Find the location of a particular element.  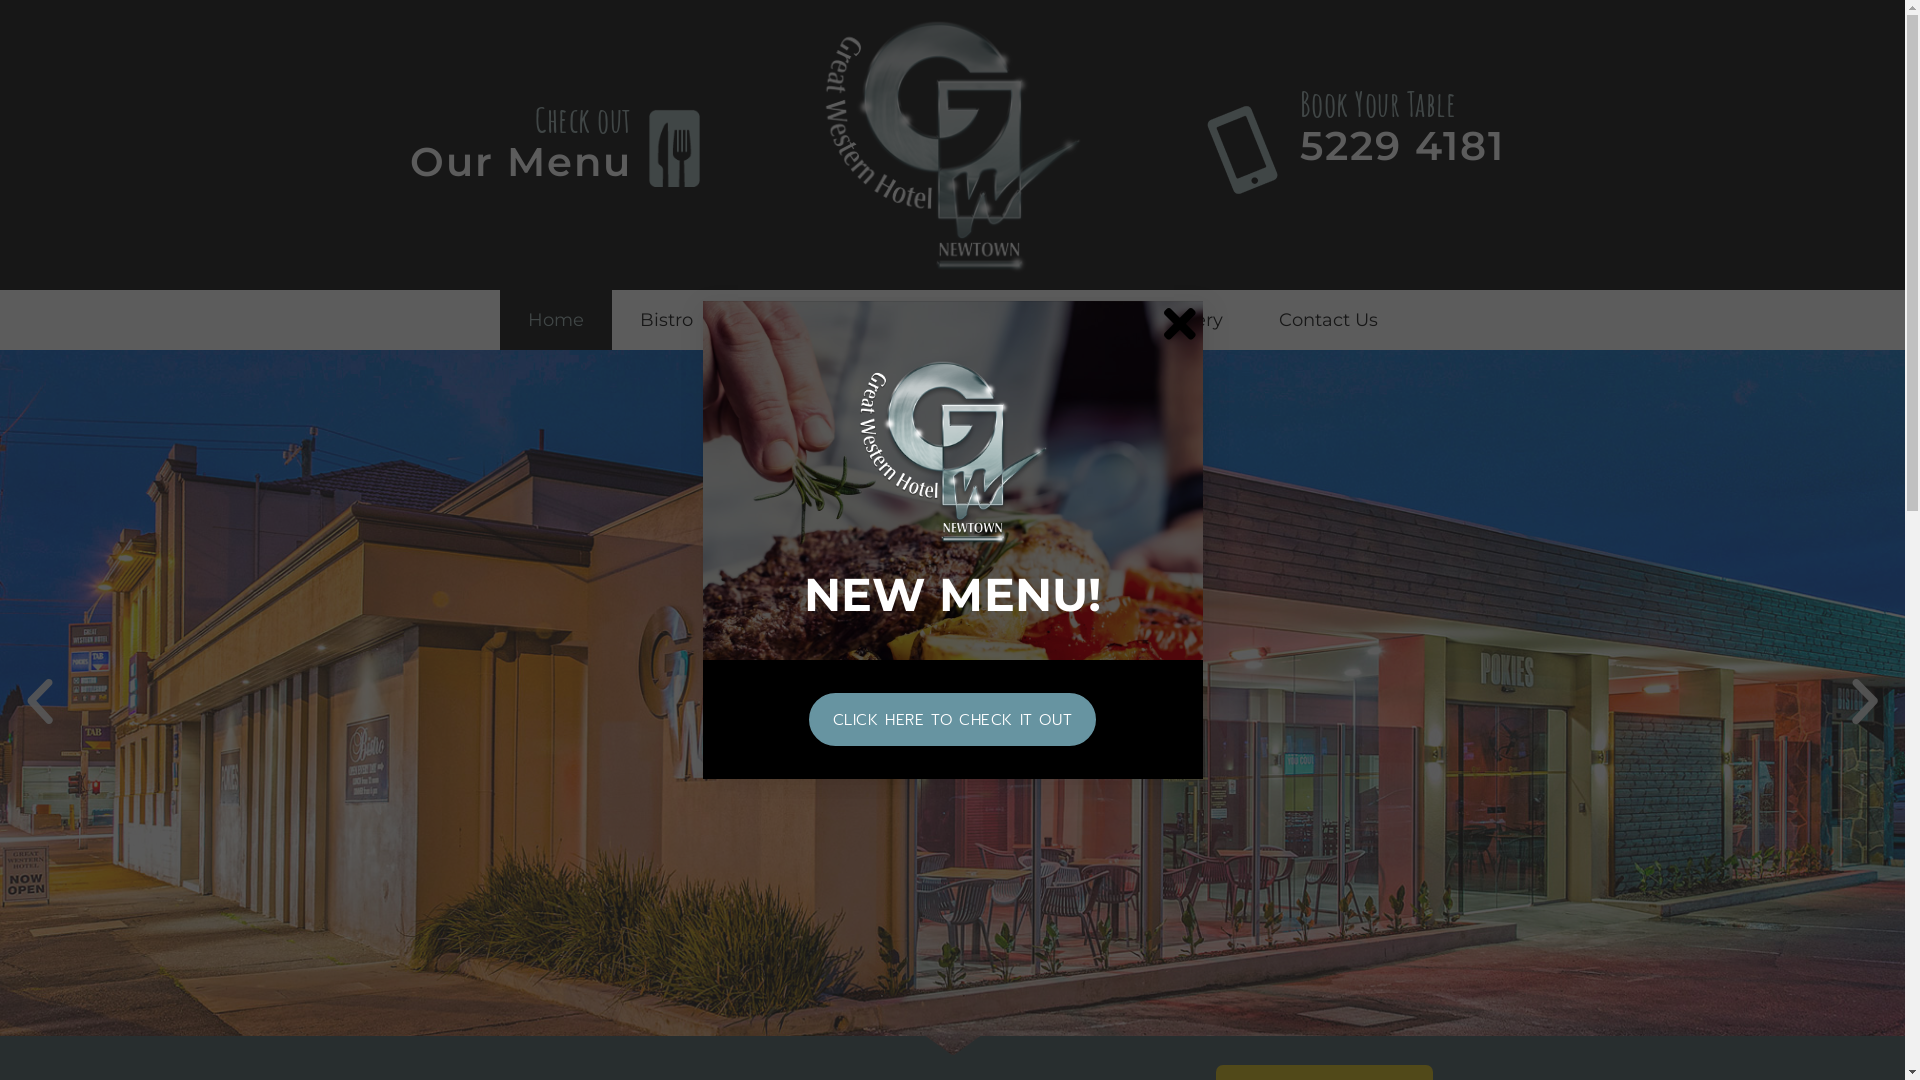

'Bistro' is located at coordinates (666, 319).